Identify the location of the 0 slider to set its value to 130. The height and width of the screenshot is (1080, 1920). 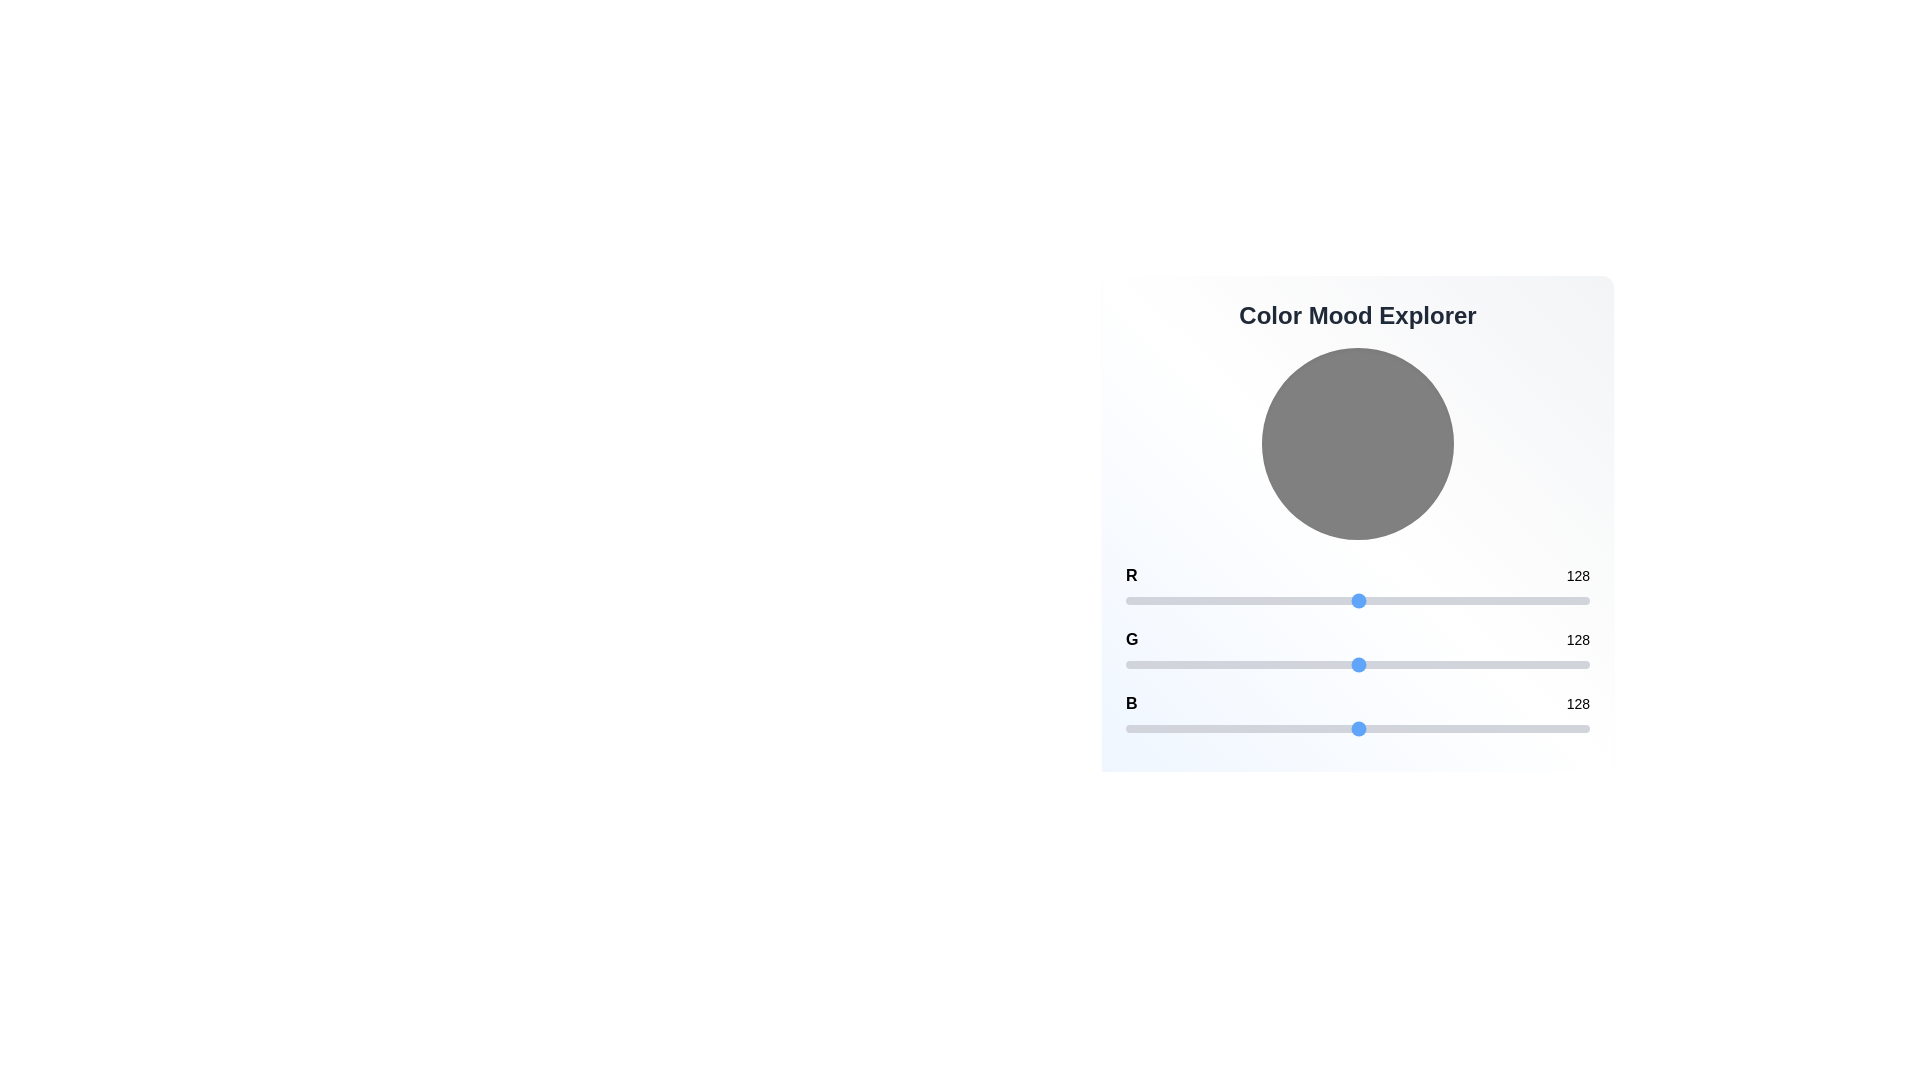
(1361, 600).